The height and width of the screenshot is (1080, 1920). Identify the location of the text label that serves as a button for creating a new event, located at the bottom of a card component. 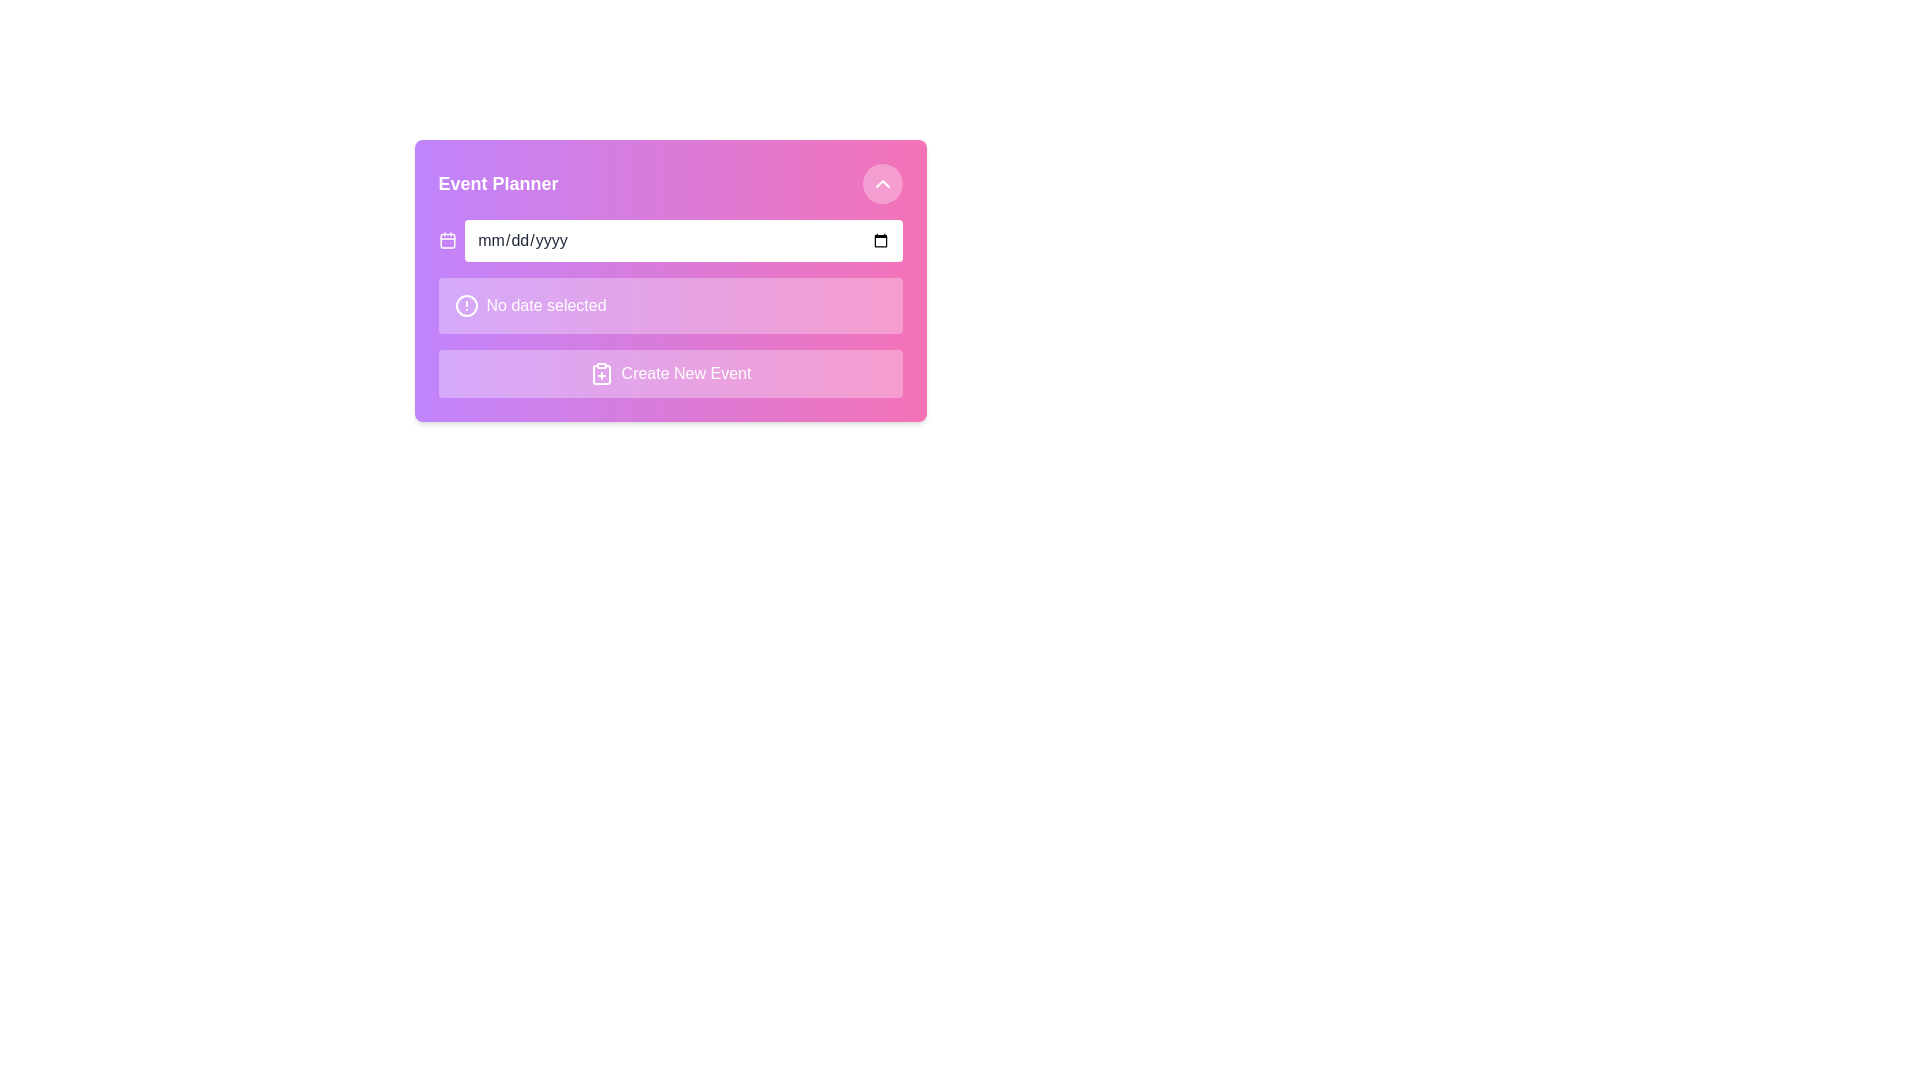
(686, 374).